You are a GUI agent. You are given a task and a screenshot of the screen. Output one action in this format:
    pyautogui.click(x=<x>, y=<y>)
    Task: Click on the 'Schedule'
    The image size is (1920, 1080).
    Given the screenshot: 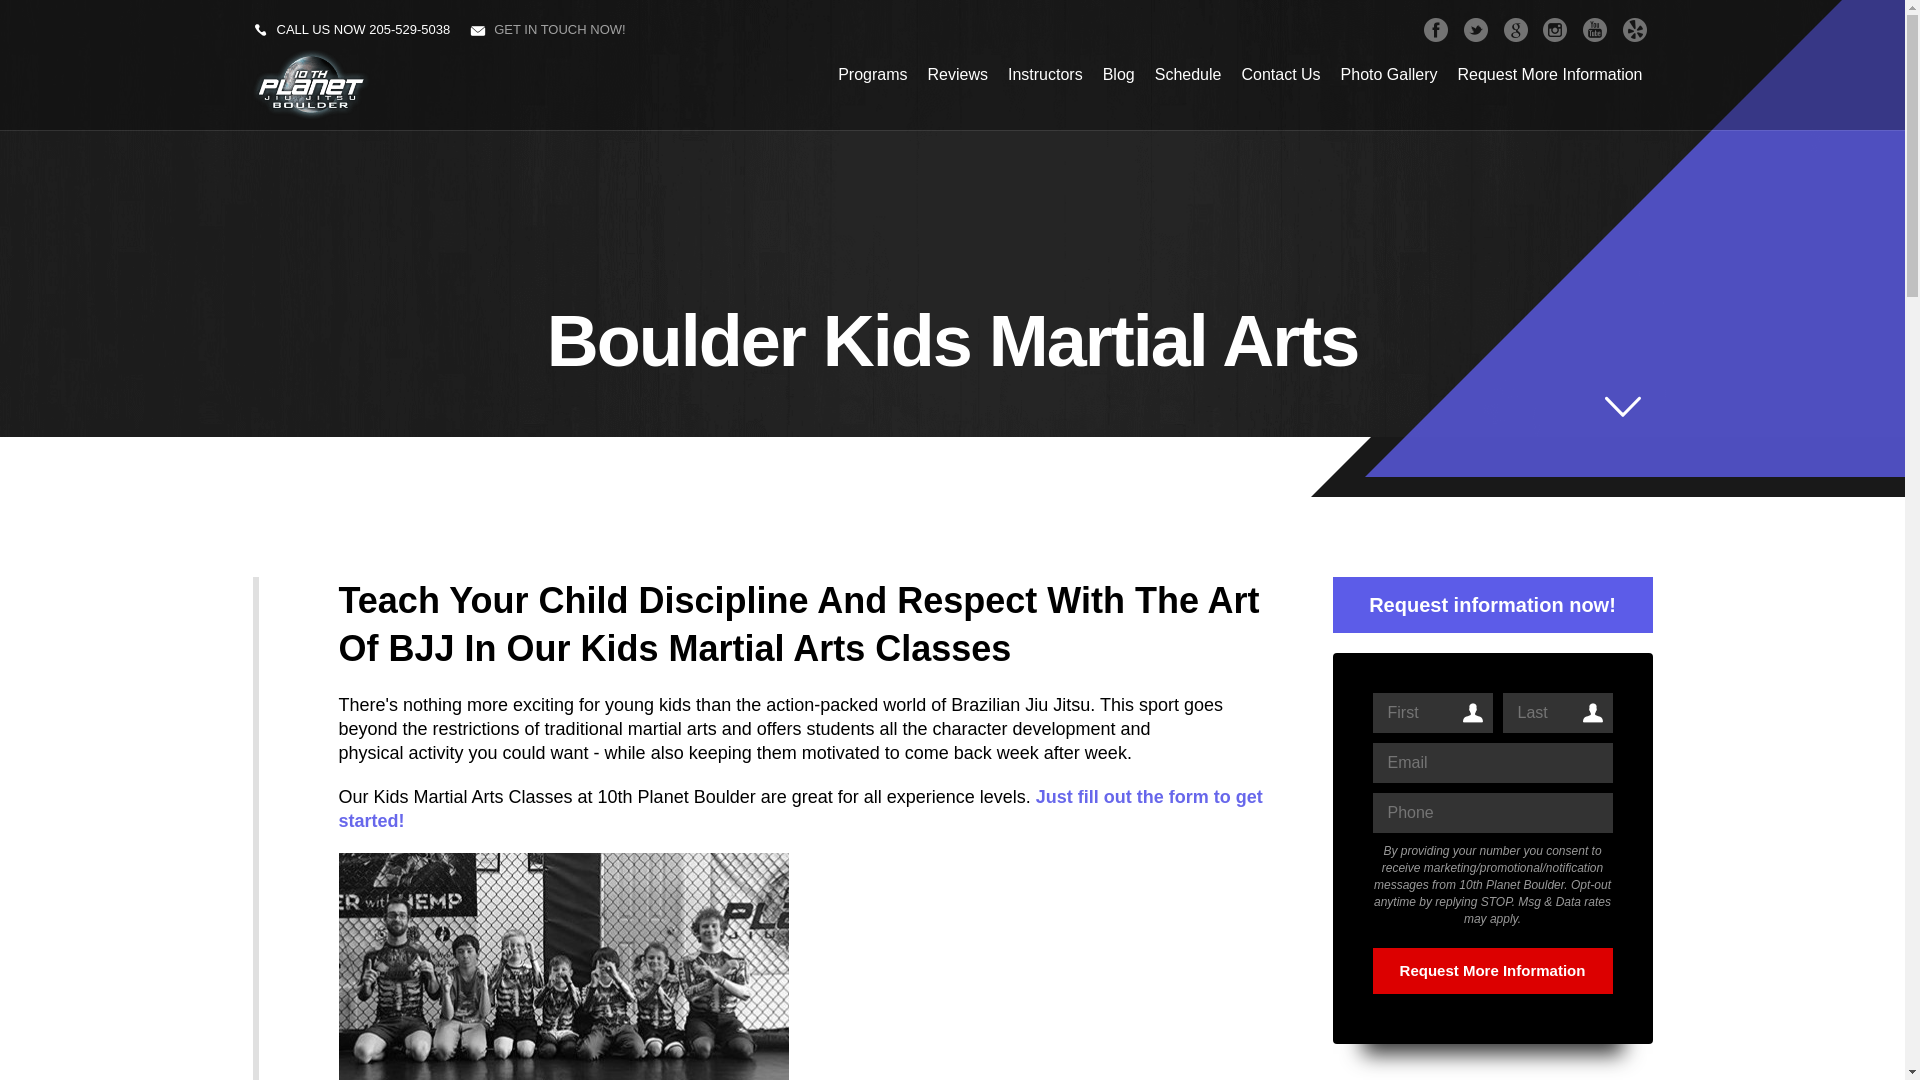 What is the action you would take?
    pyautogui.click(x=1148, y=73)
    